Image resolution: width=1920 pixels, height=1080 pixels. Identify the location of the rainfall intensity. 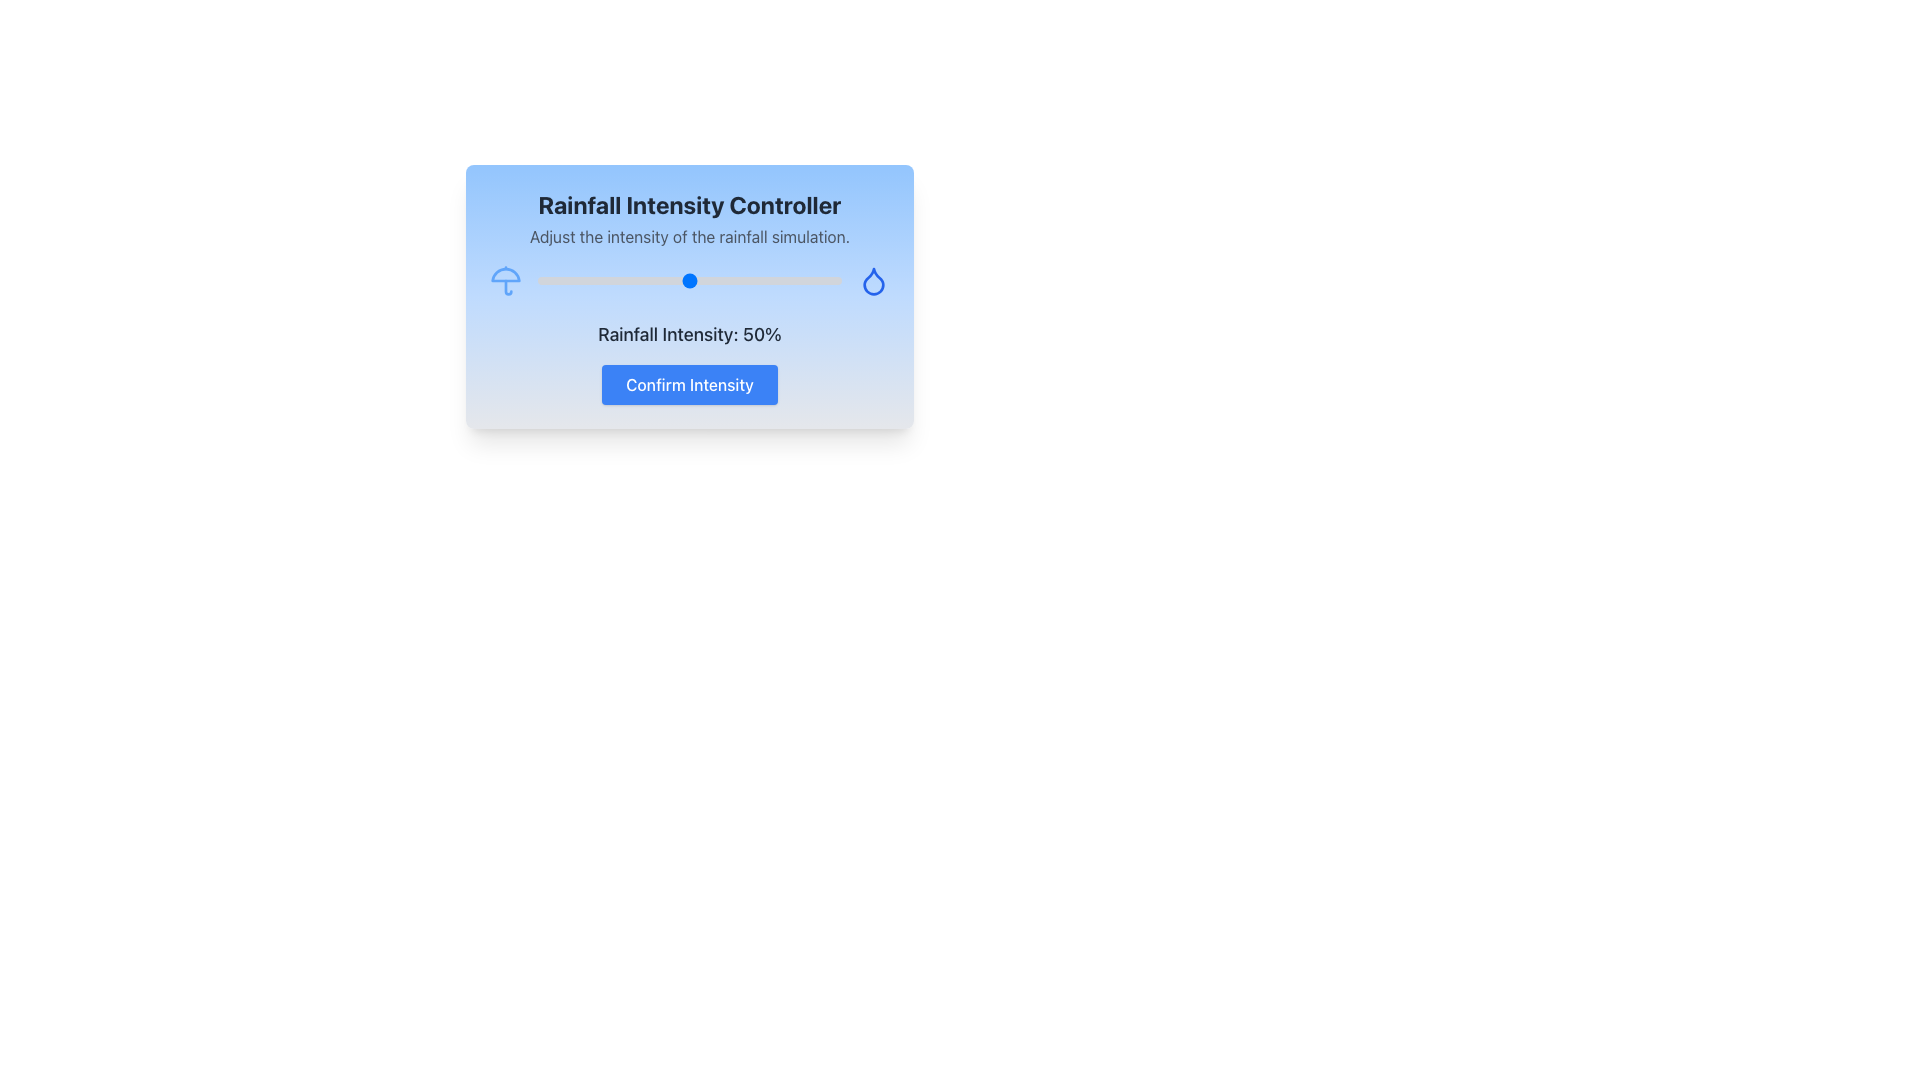
(705, 281).